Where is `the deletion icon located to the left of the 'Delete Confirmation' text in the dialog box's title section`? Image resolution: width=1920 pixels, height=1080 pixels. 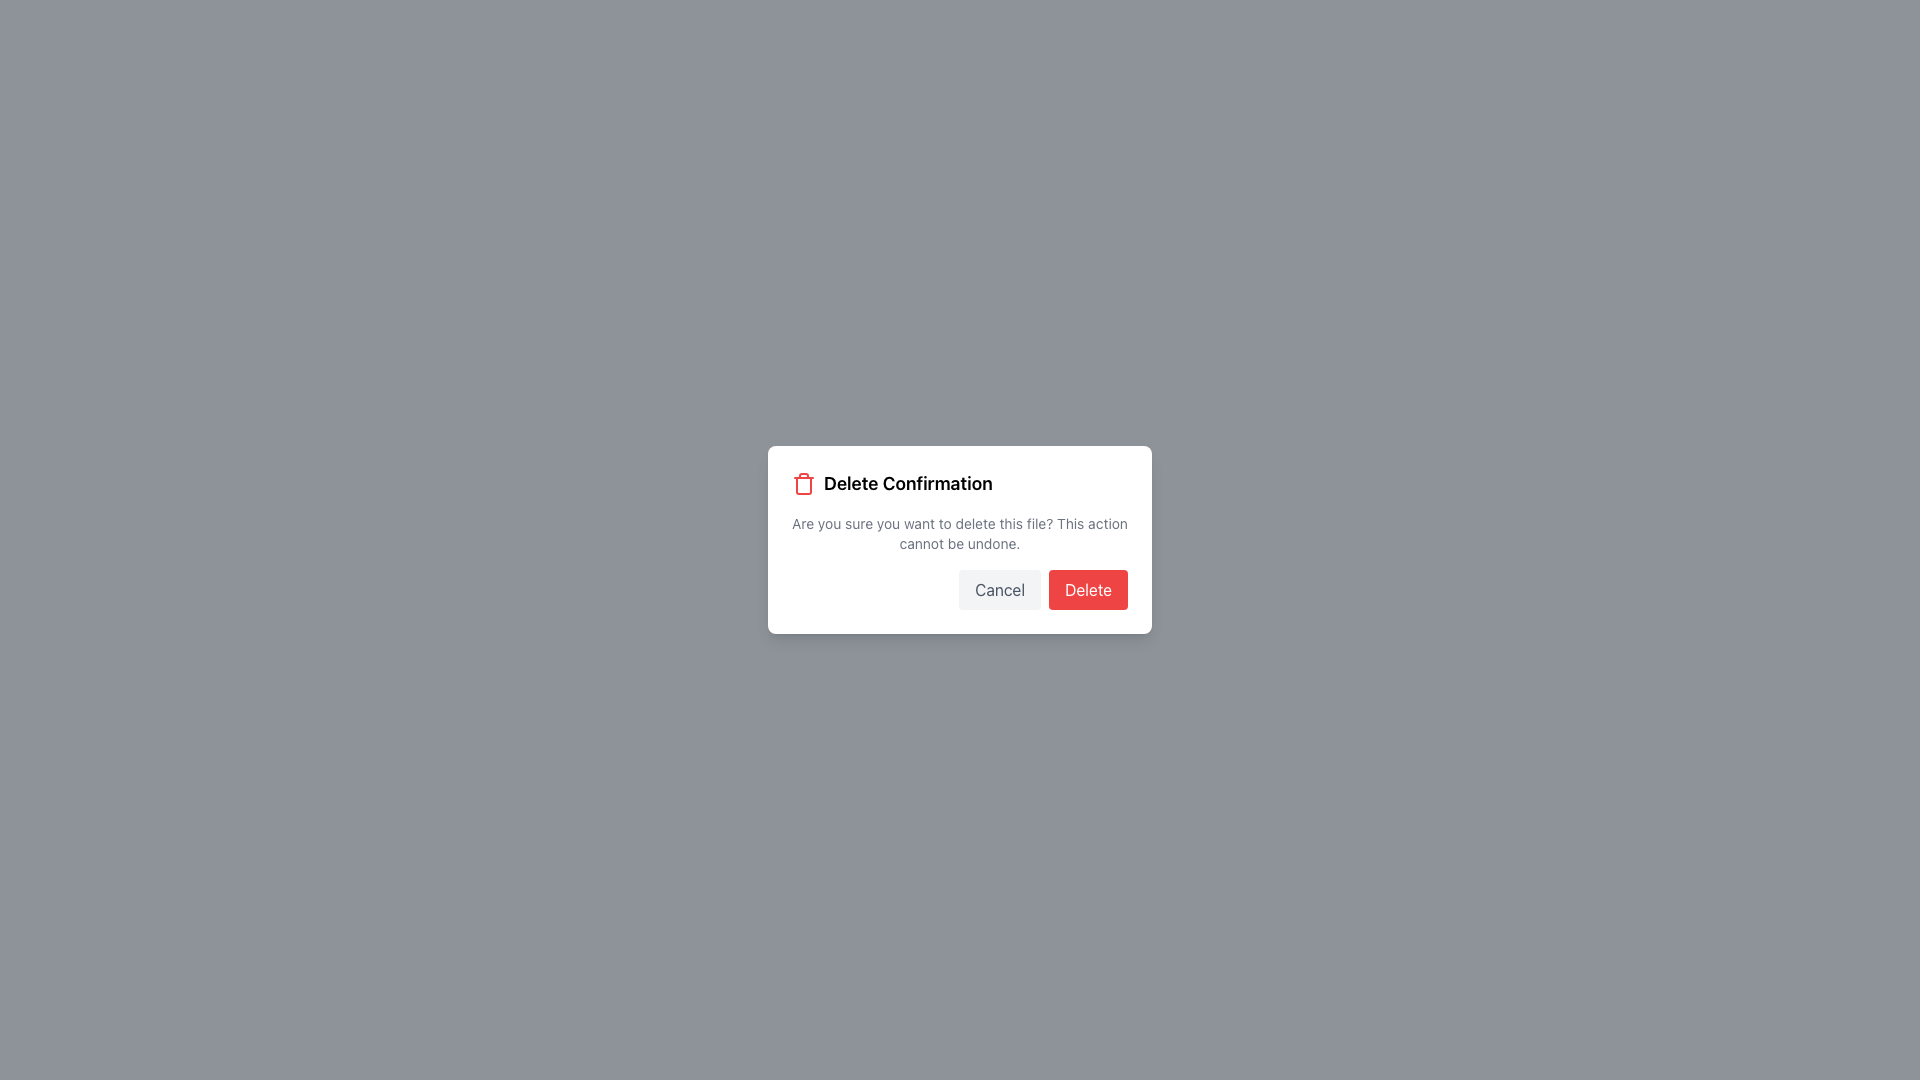 the deletion icon located to the left of the 'Delete Confirmation' text in the dialog box's title section is located at coordinates (804, 483).